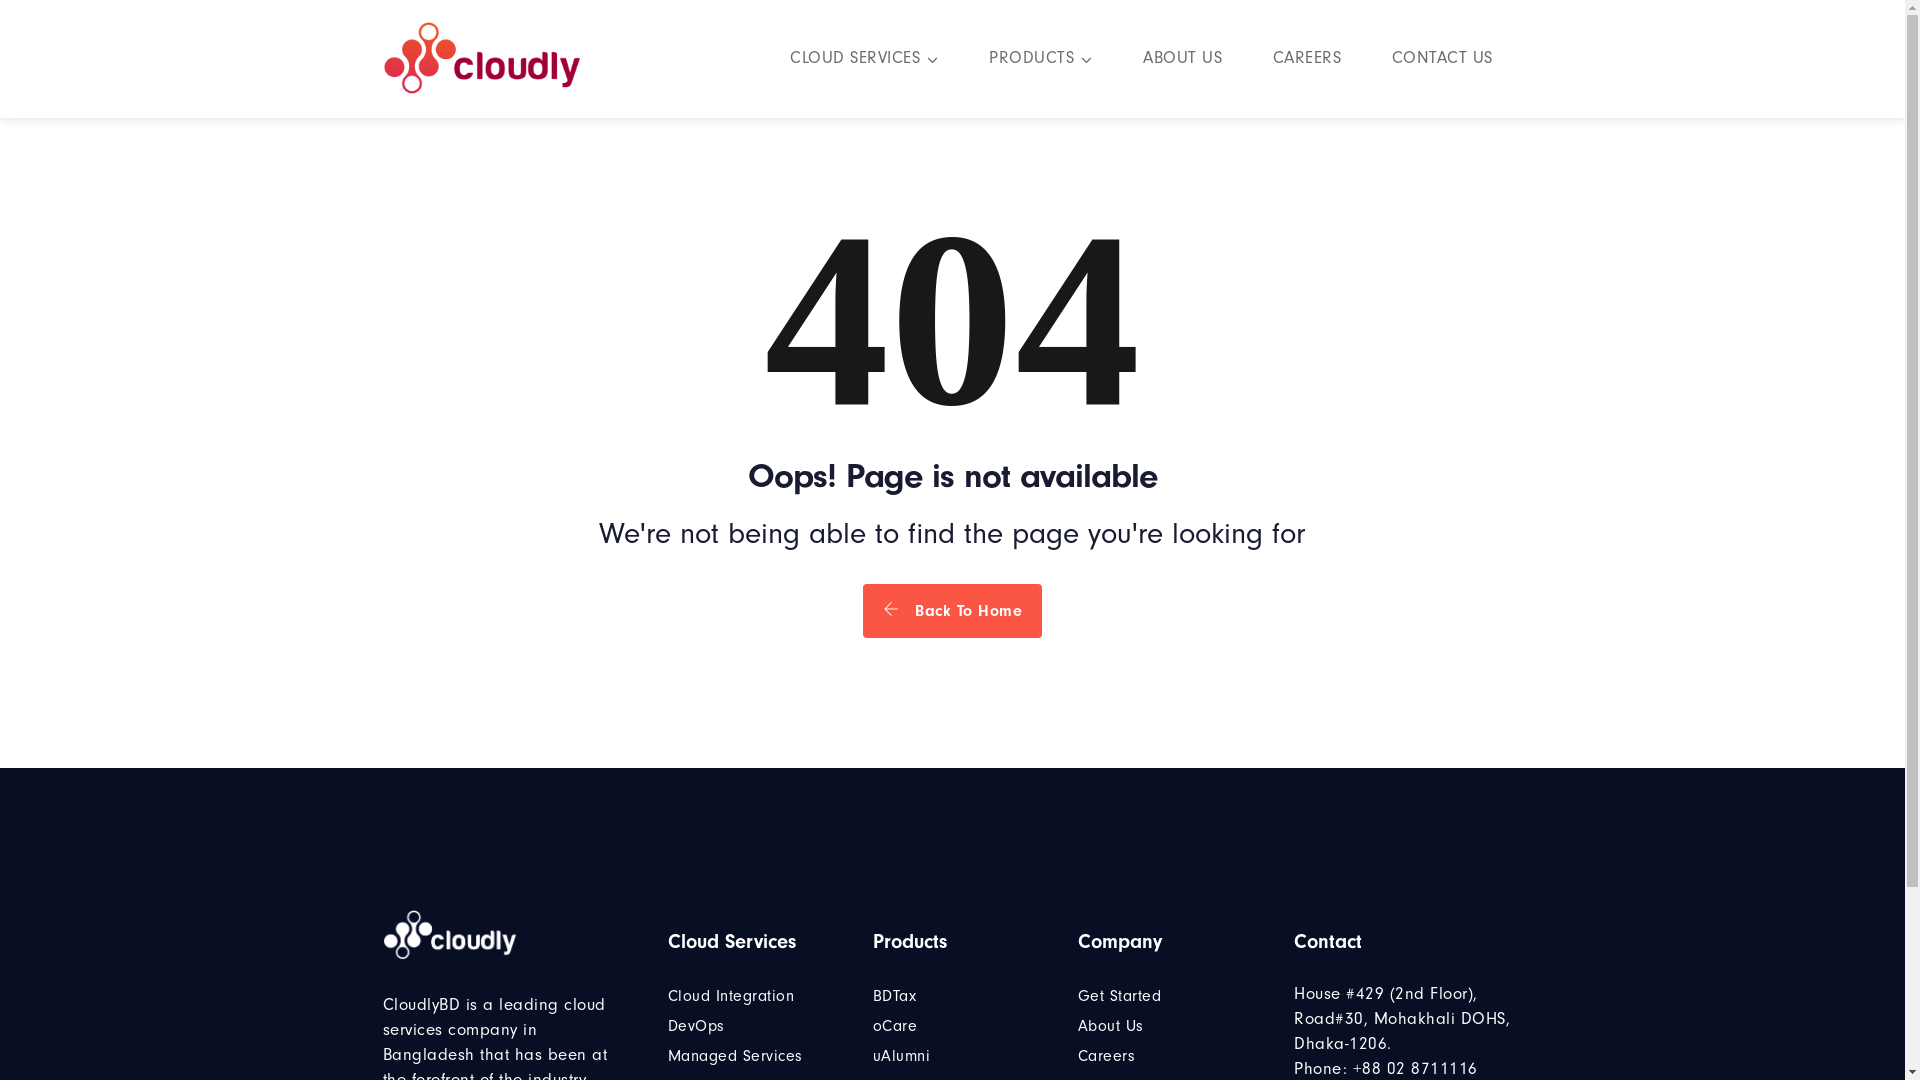 The image size is (1920, 1080). Describe the element at coordinates (1306, 59) in the screenshot. I see `'CAREERS'` at that location.